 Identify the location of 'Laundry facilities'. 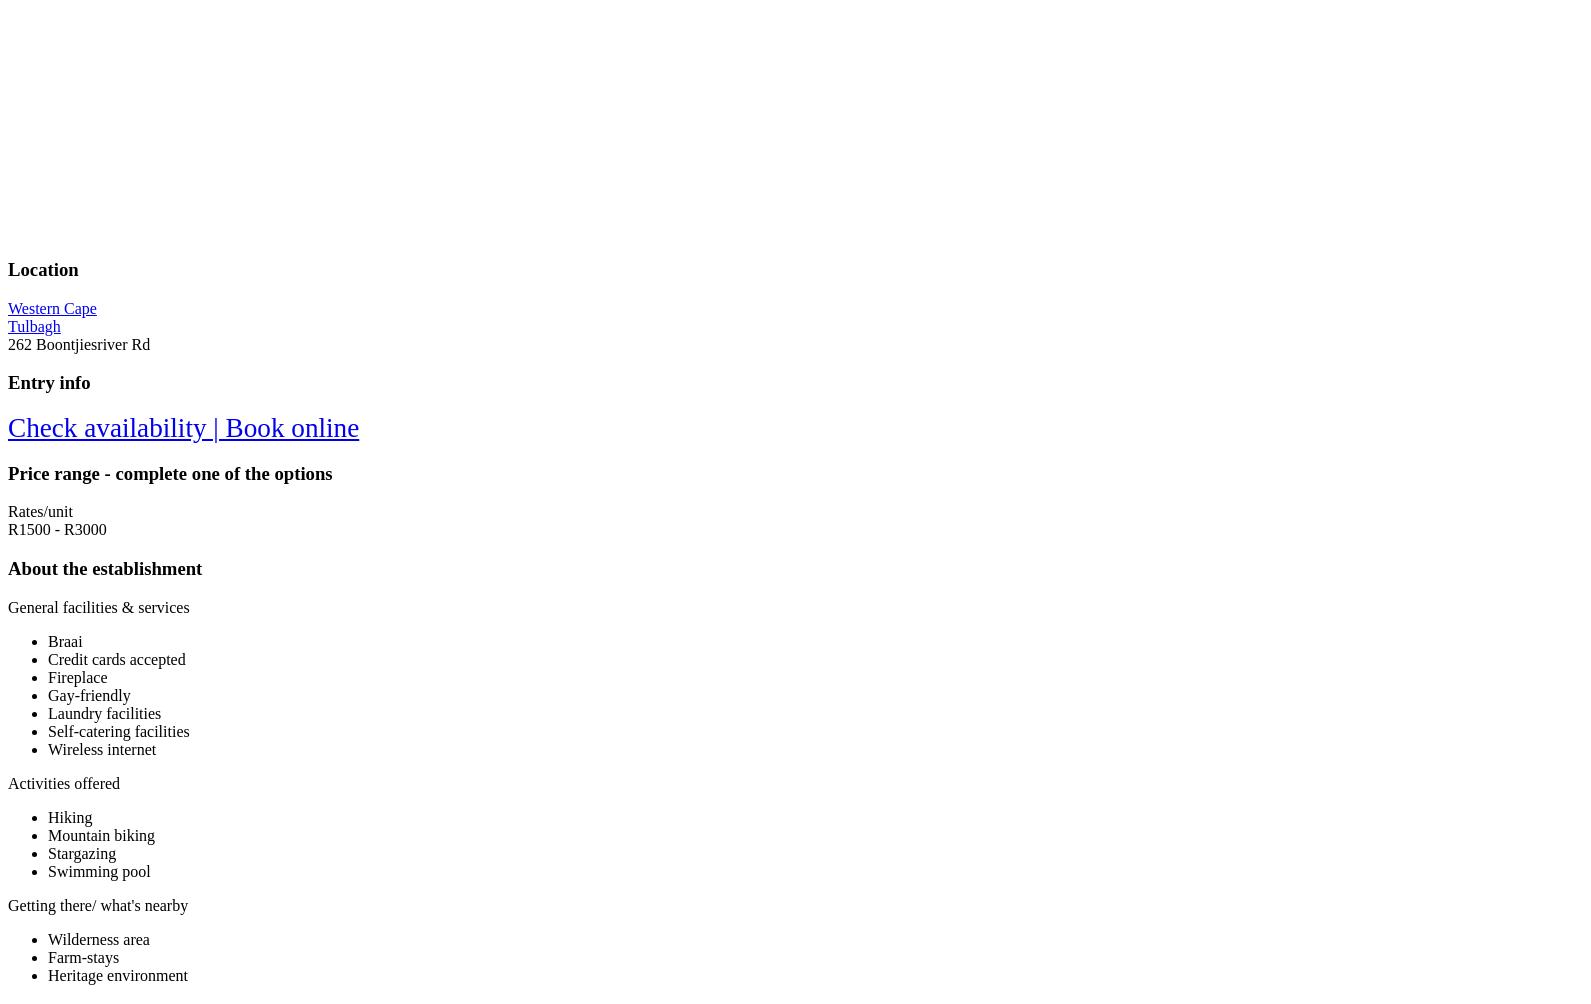
(104, 711).